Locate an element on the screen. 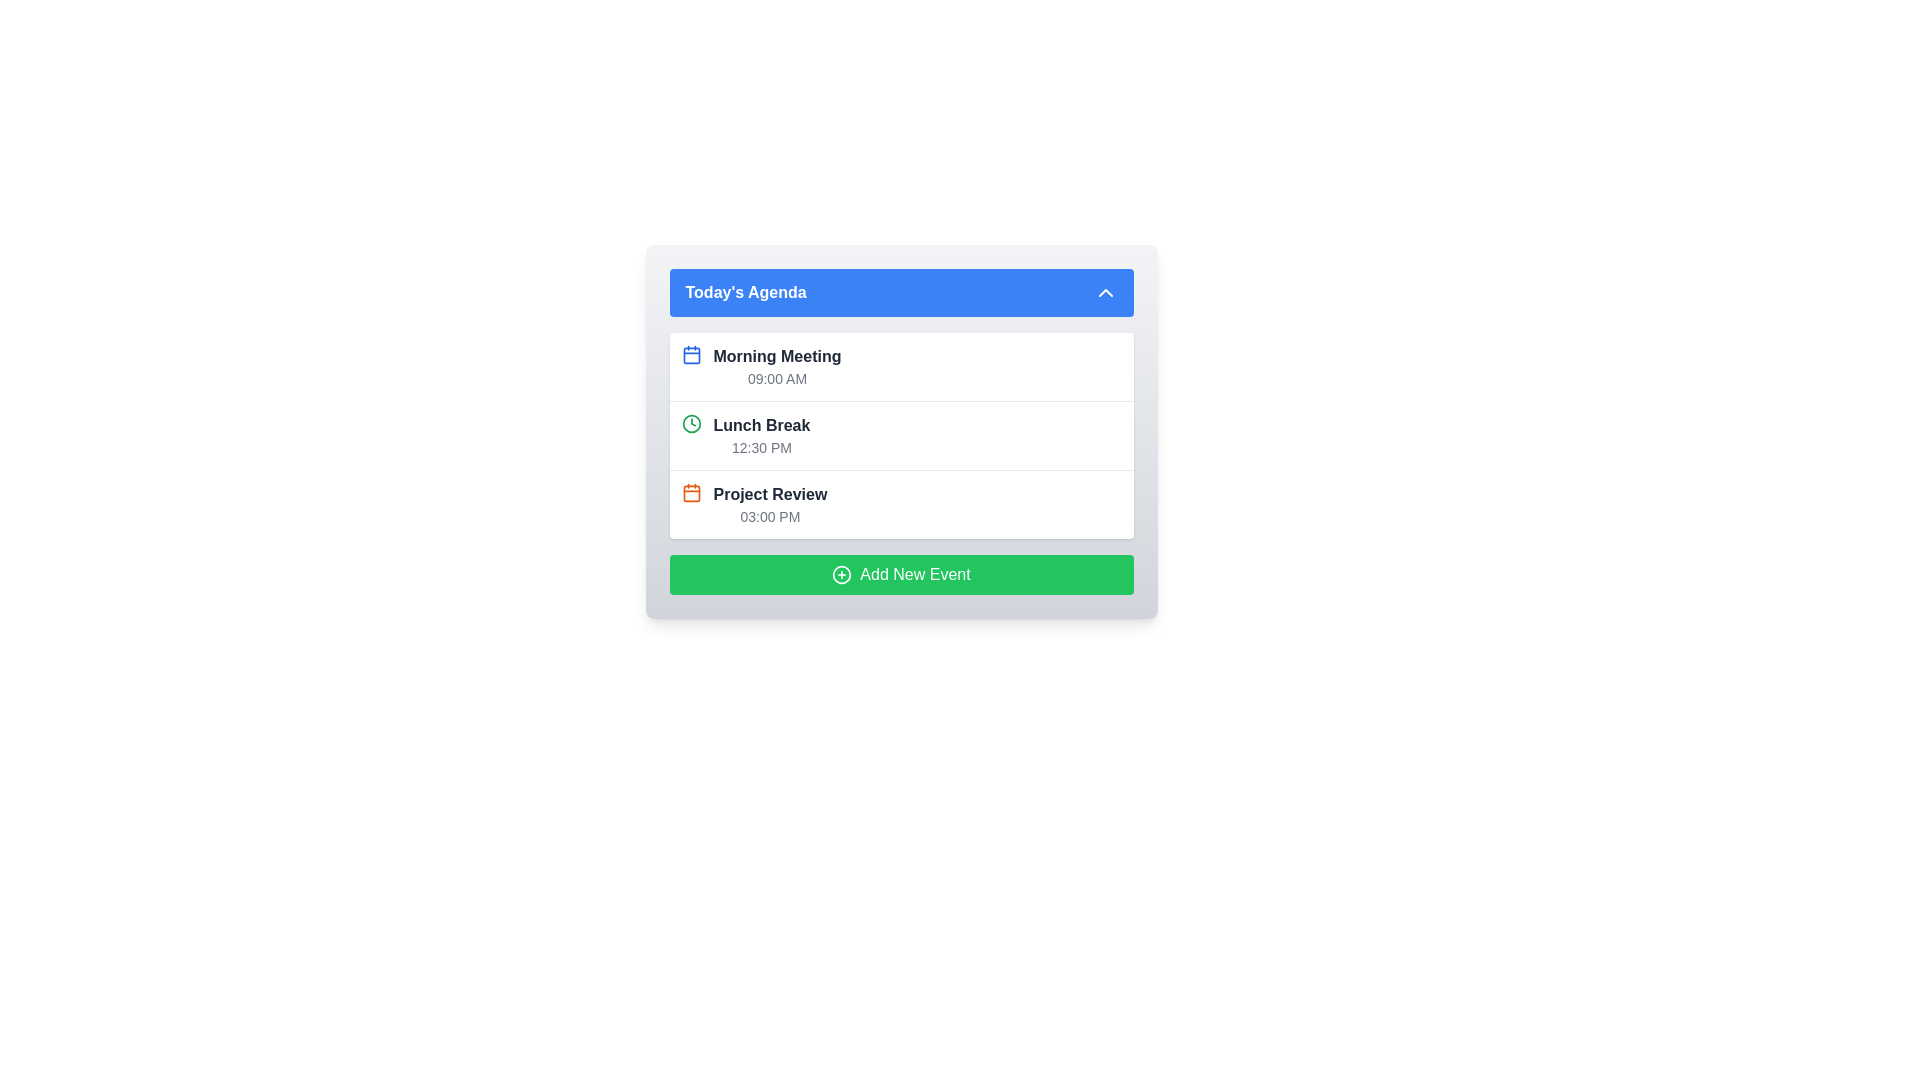  title text displayed at the top of the card-like structure, which is horizontally centered in the blue header section is located at coordinates (745, 293).